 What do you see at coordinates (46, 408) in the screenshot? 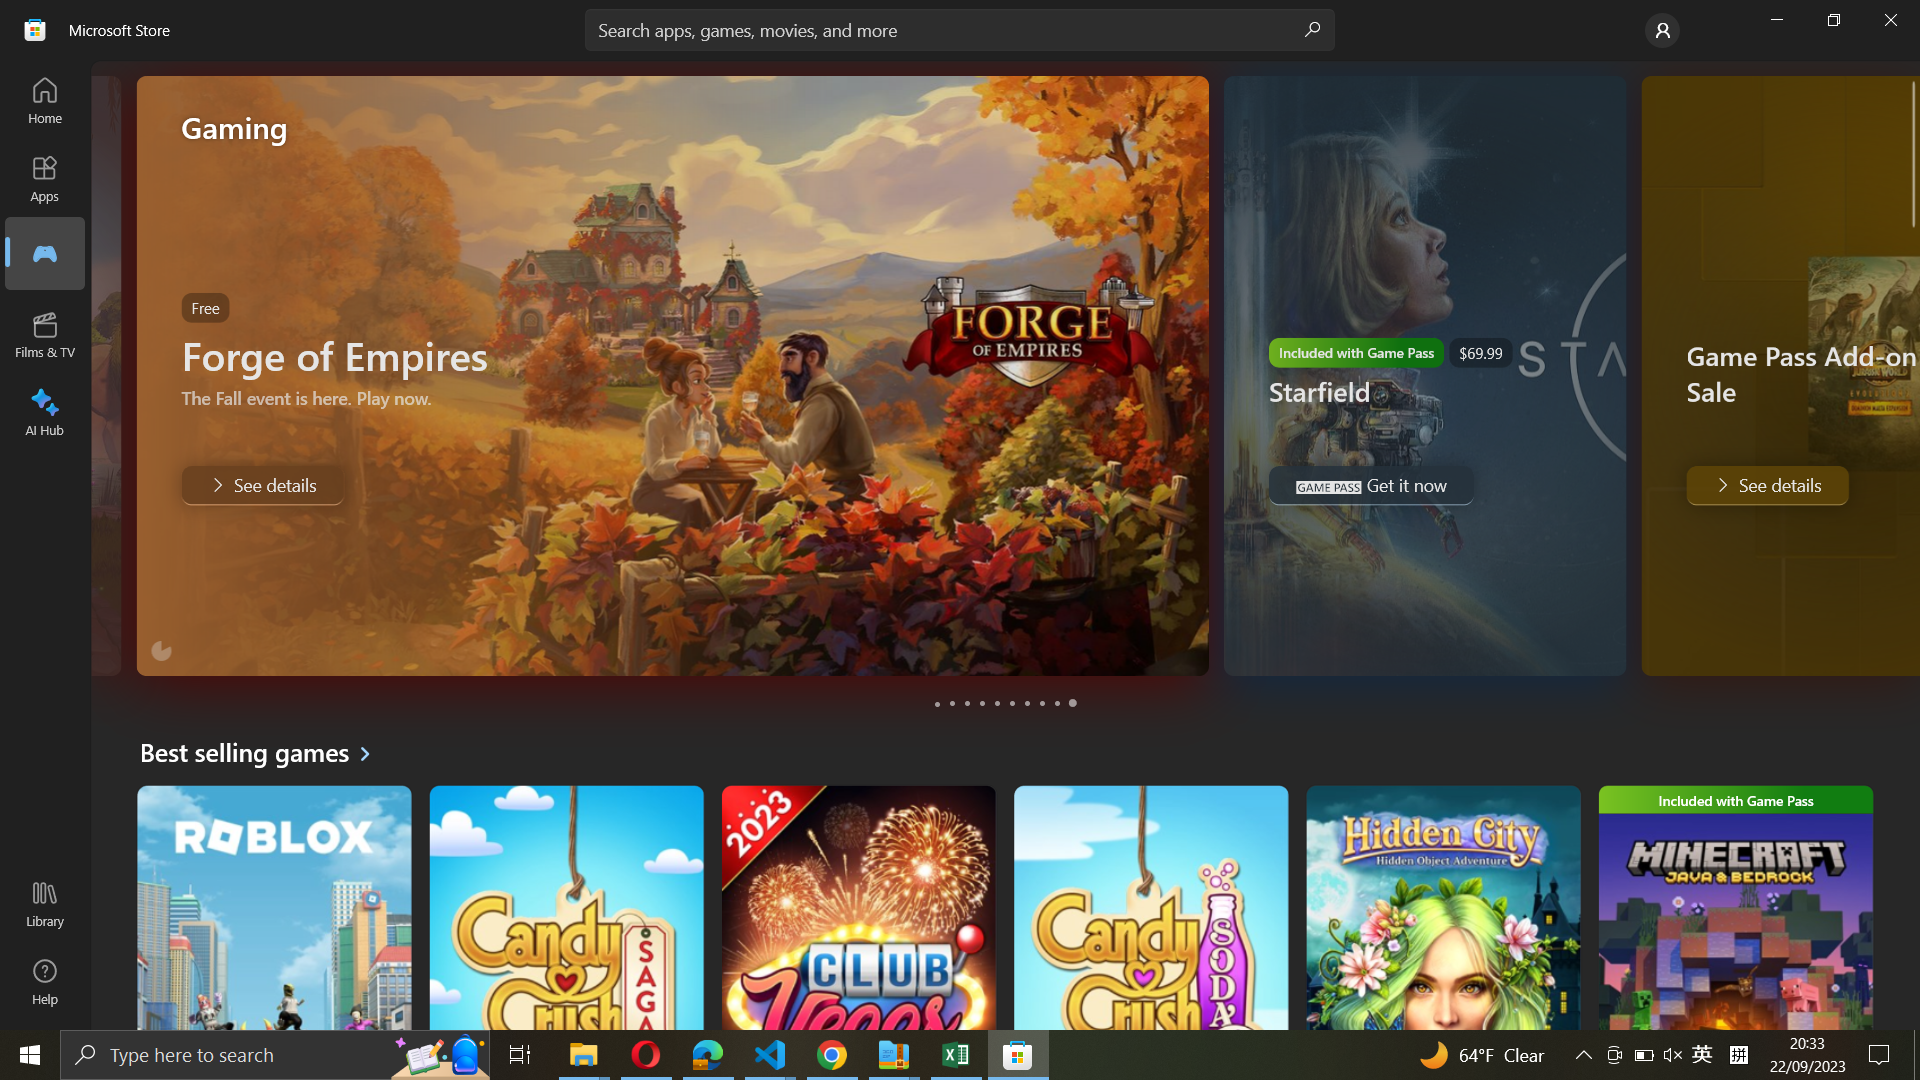
I see `the AI Hub` at bounding box center [46, 408].